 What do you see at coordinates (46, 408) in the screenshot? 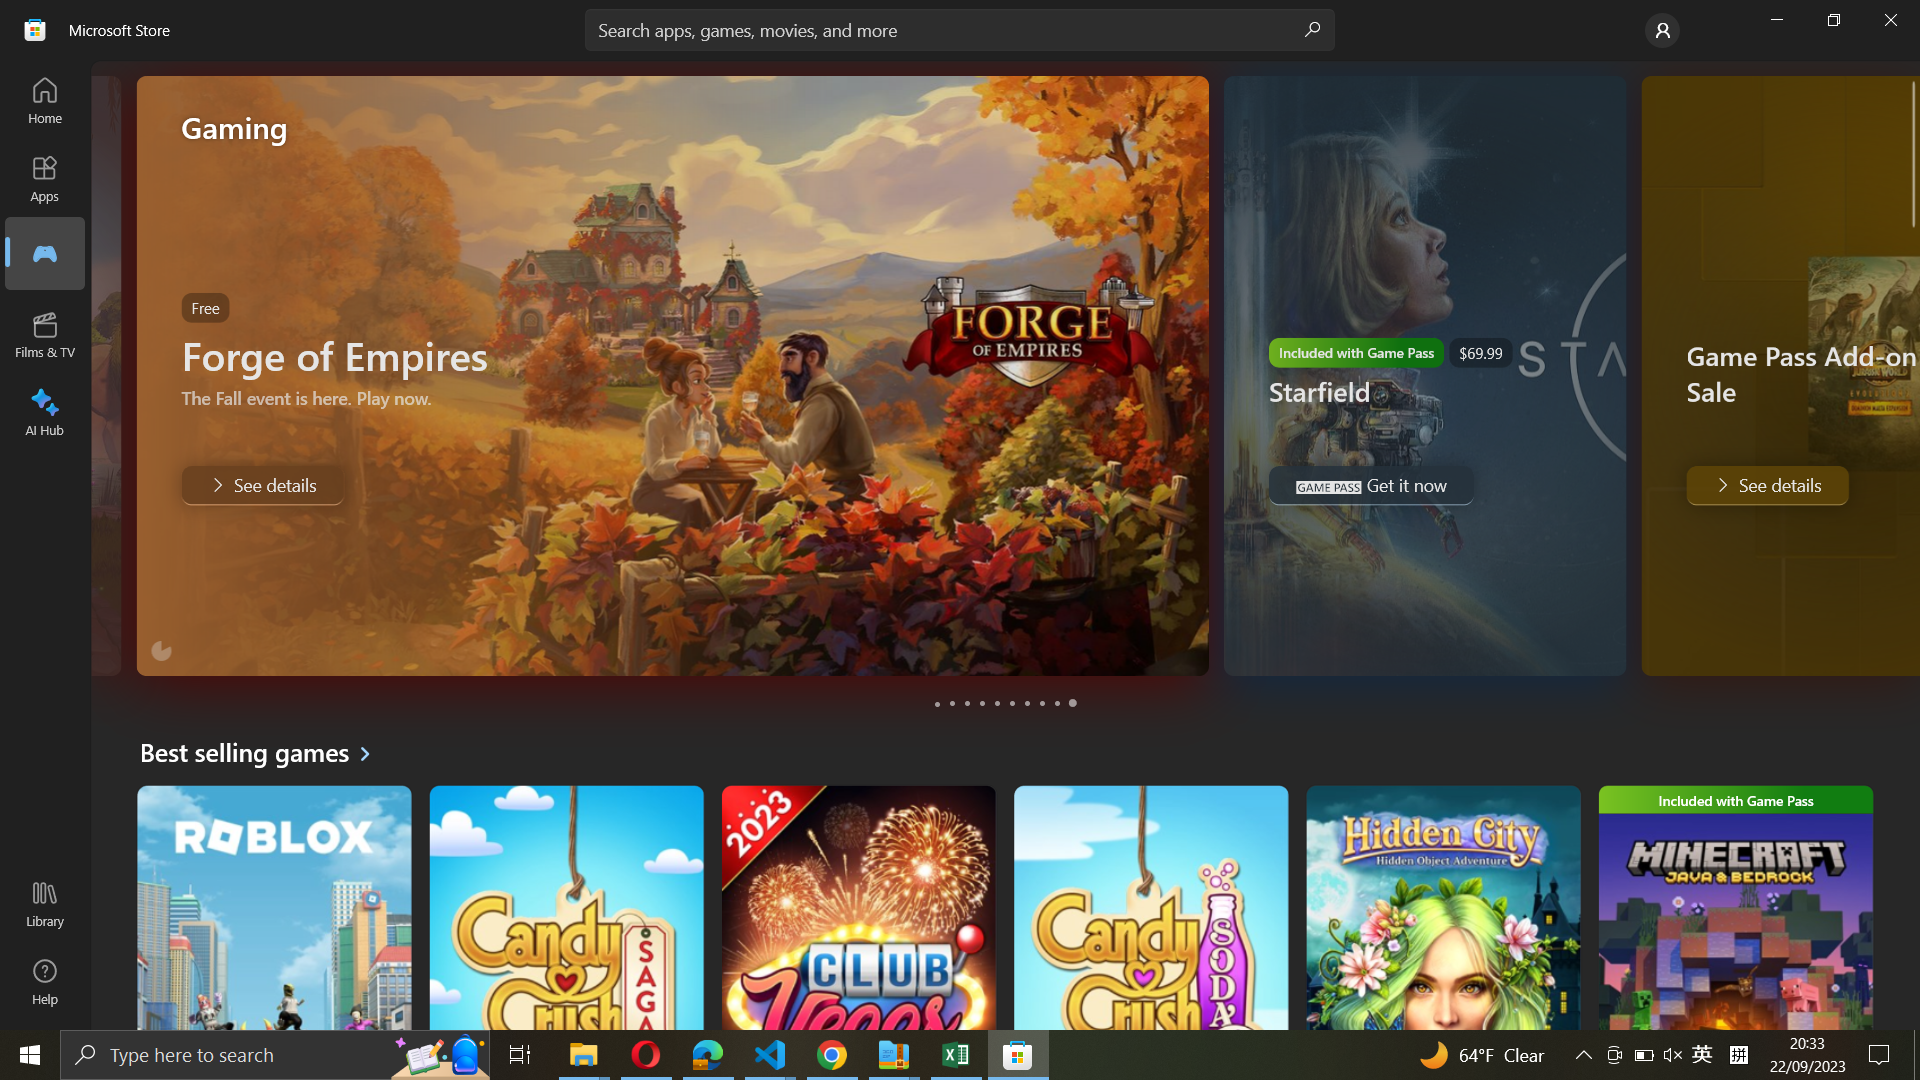
I see `the AI Hub` at bounding box center [46, 408].